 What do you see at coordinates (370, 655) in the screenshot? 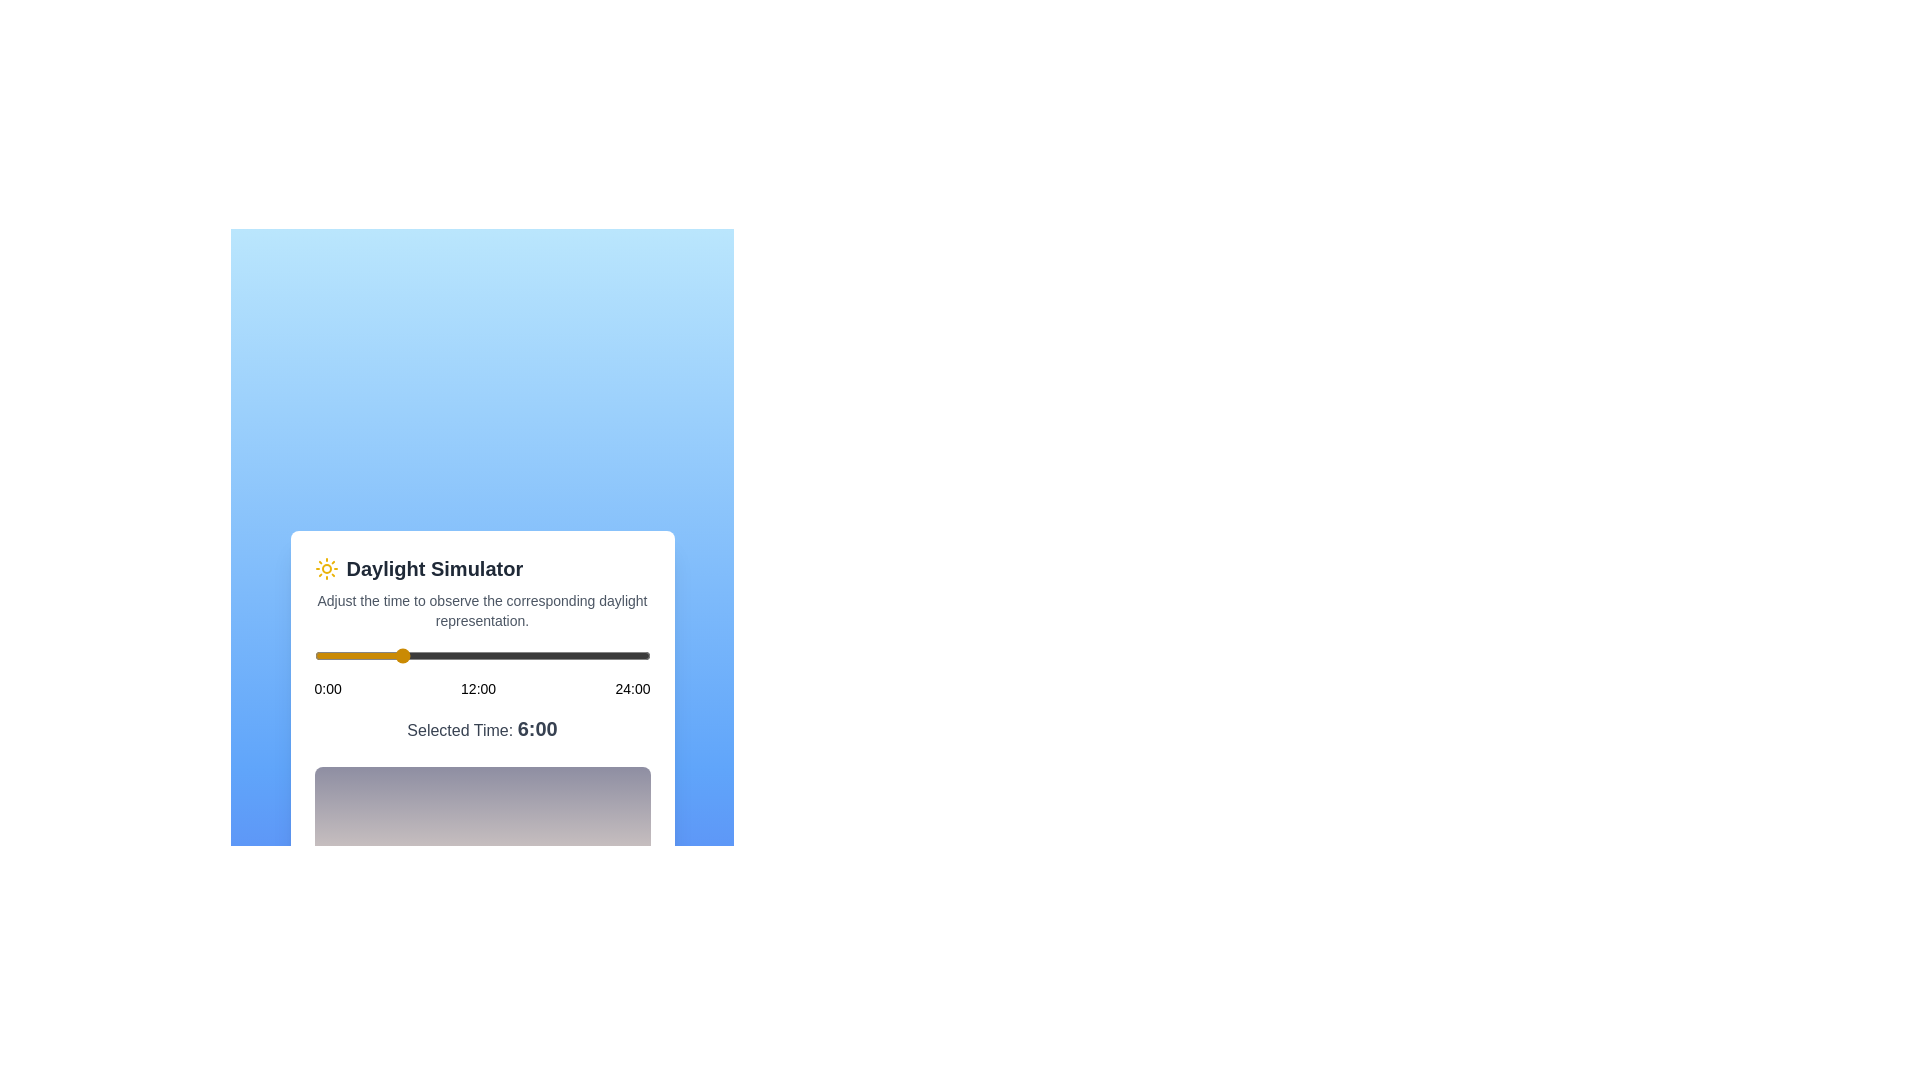
I see `the time of day to 4 hours using the slider` at bounding box center [370, 655].